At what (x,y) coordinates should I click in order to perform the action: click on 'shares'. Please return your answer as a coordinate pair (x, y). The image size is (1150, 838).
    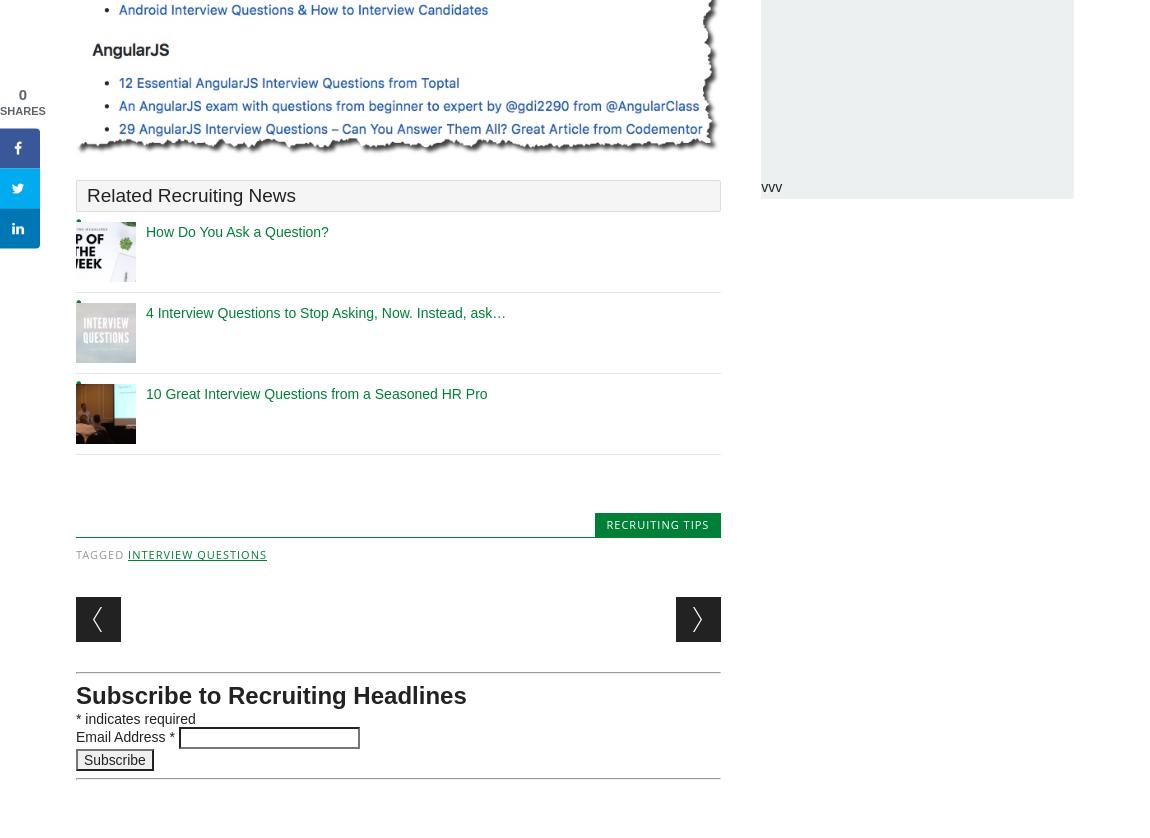
    Looking at the image, I should click on (0, 110).